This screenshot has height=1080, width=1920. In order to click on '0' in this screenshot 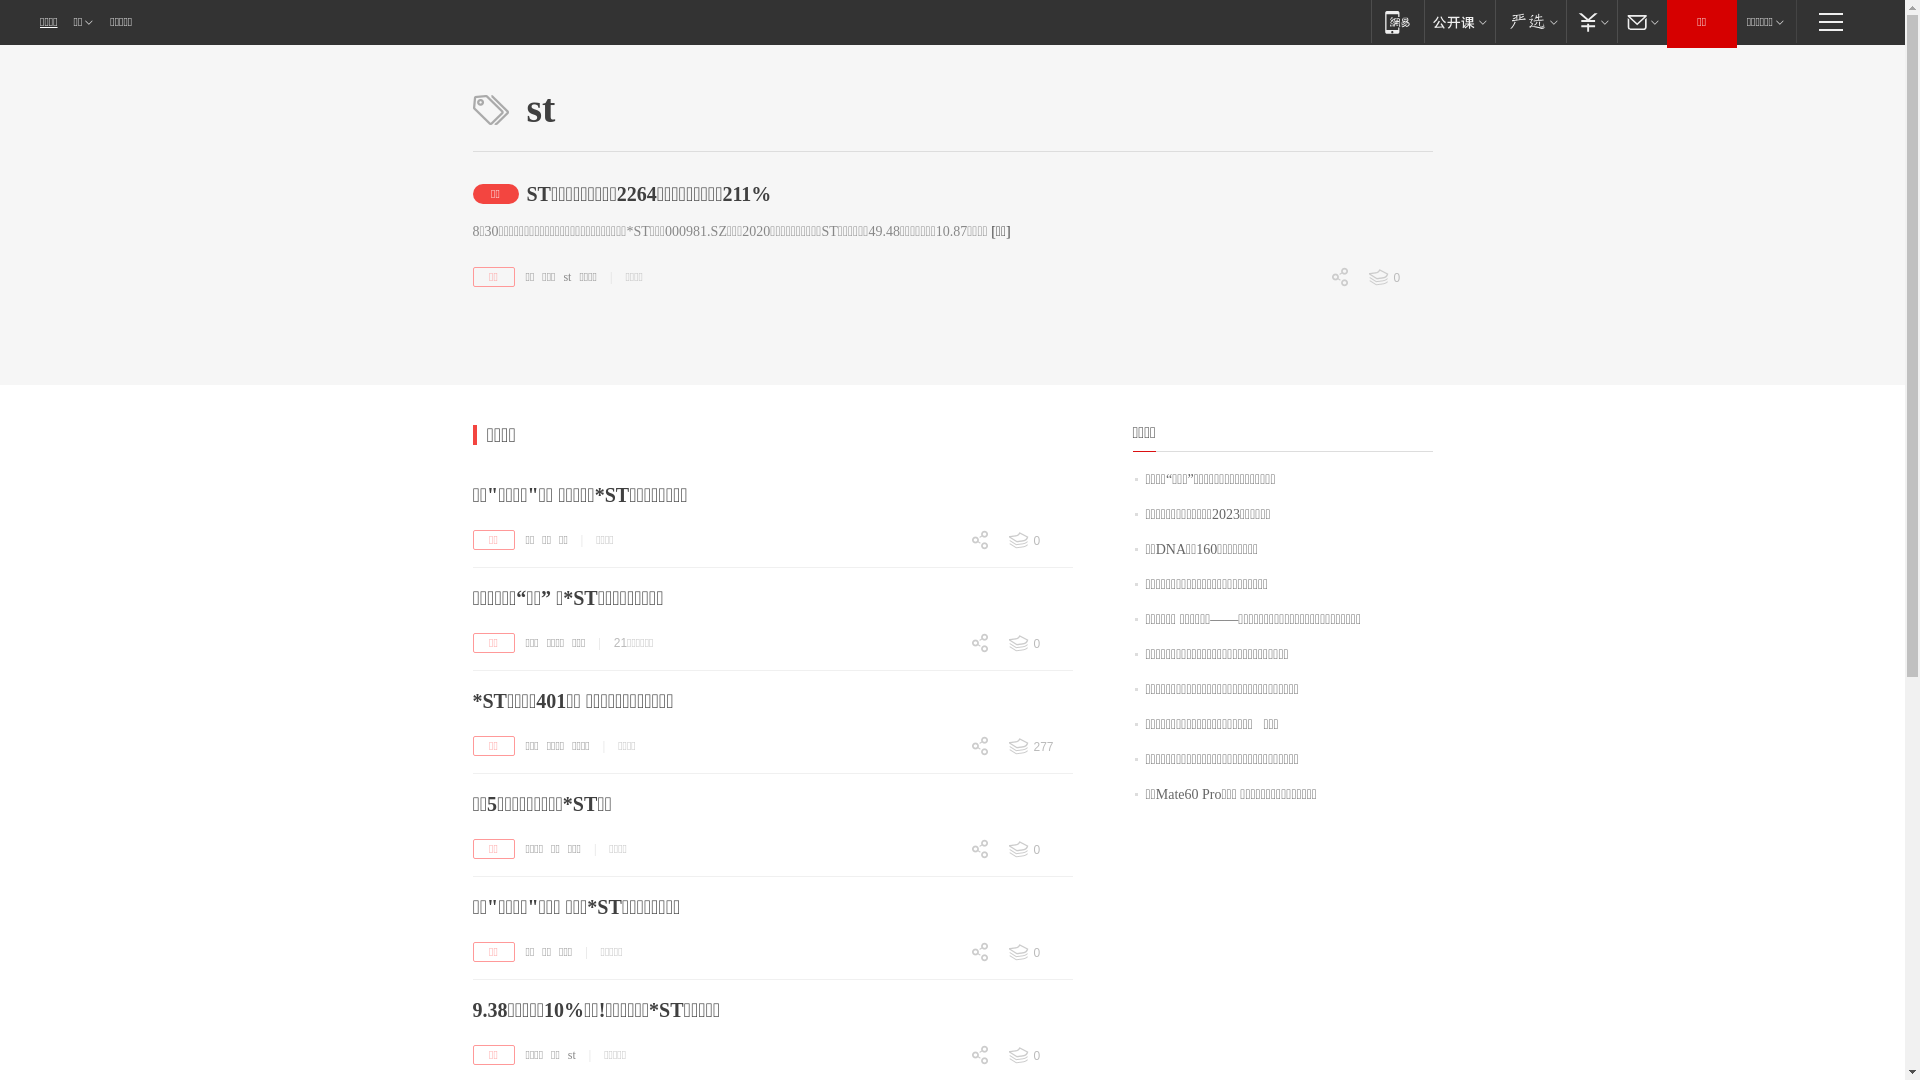, I will do `click(1248, 382)`.